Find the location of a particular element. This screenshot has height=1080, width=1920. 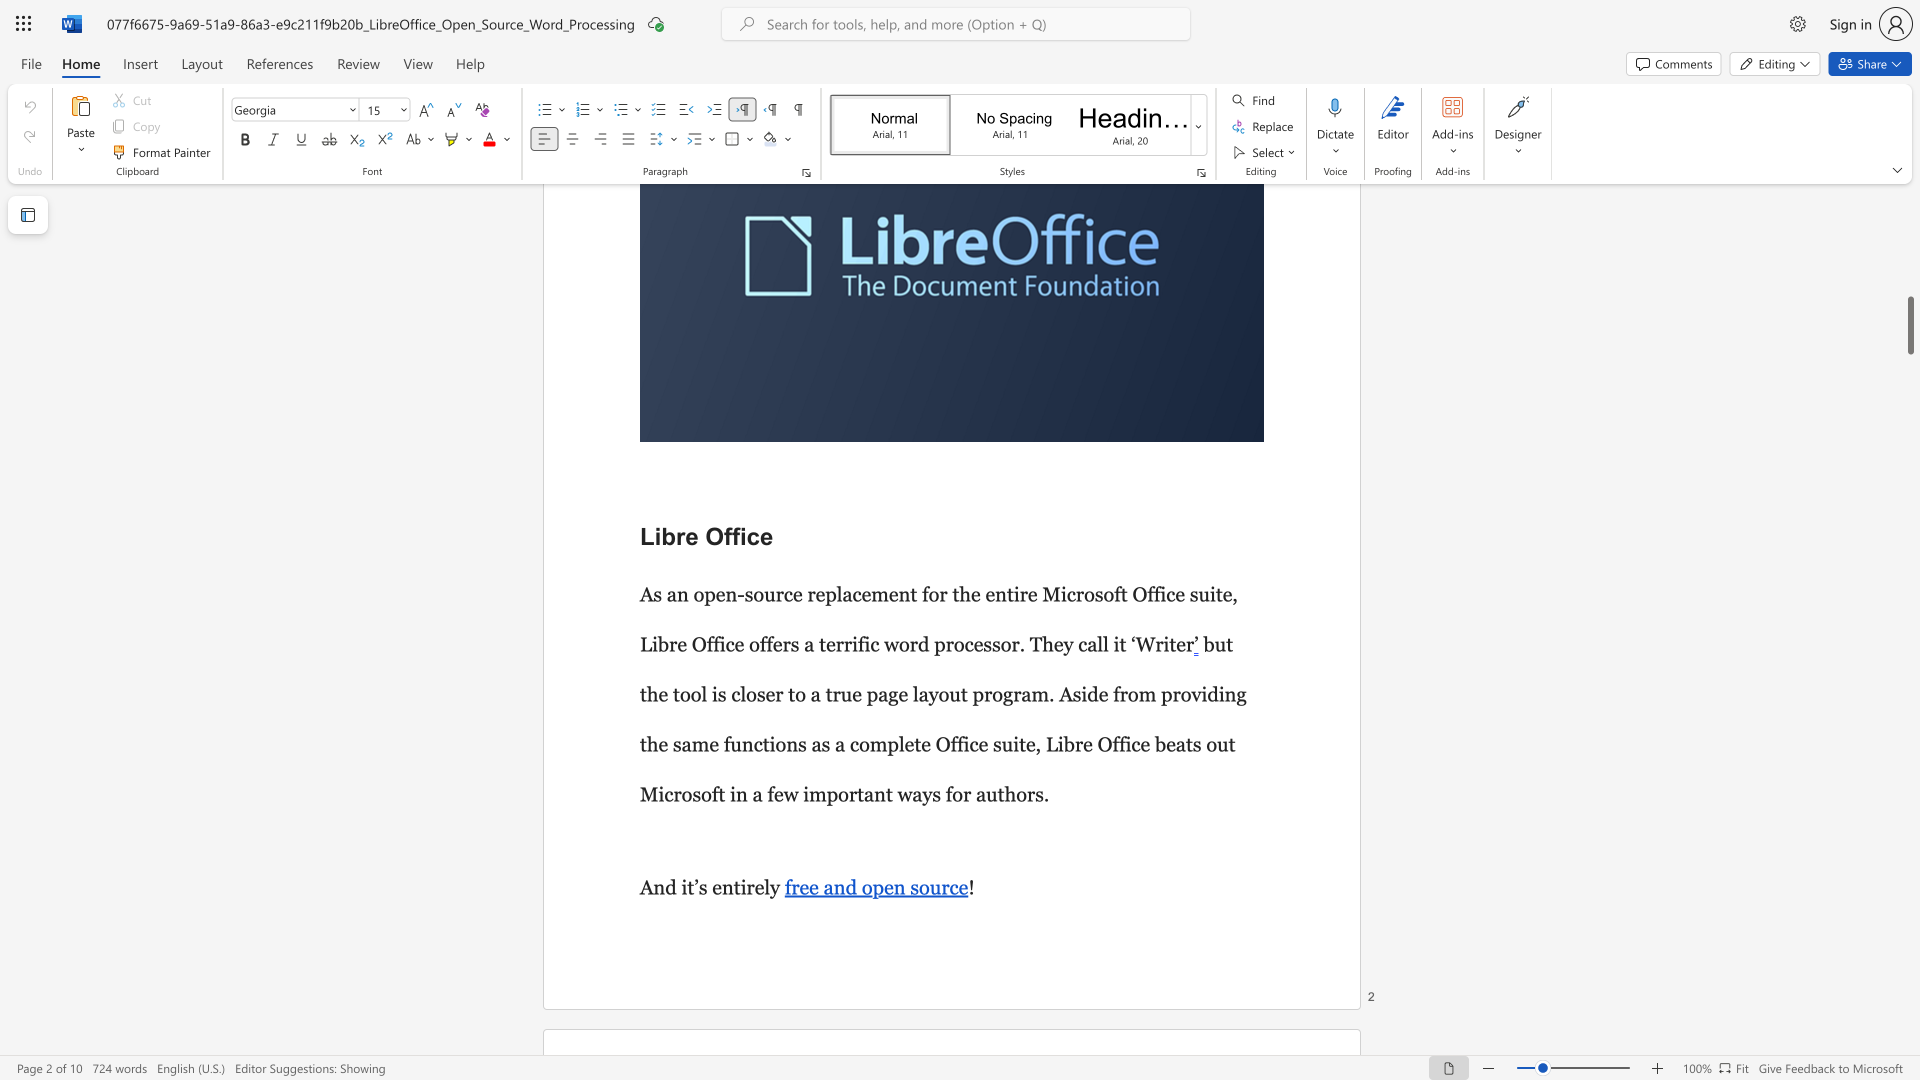

the 2th character "e" in the text is located at coordinates (758, 886).